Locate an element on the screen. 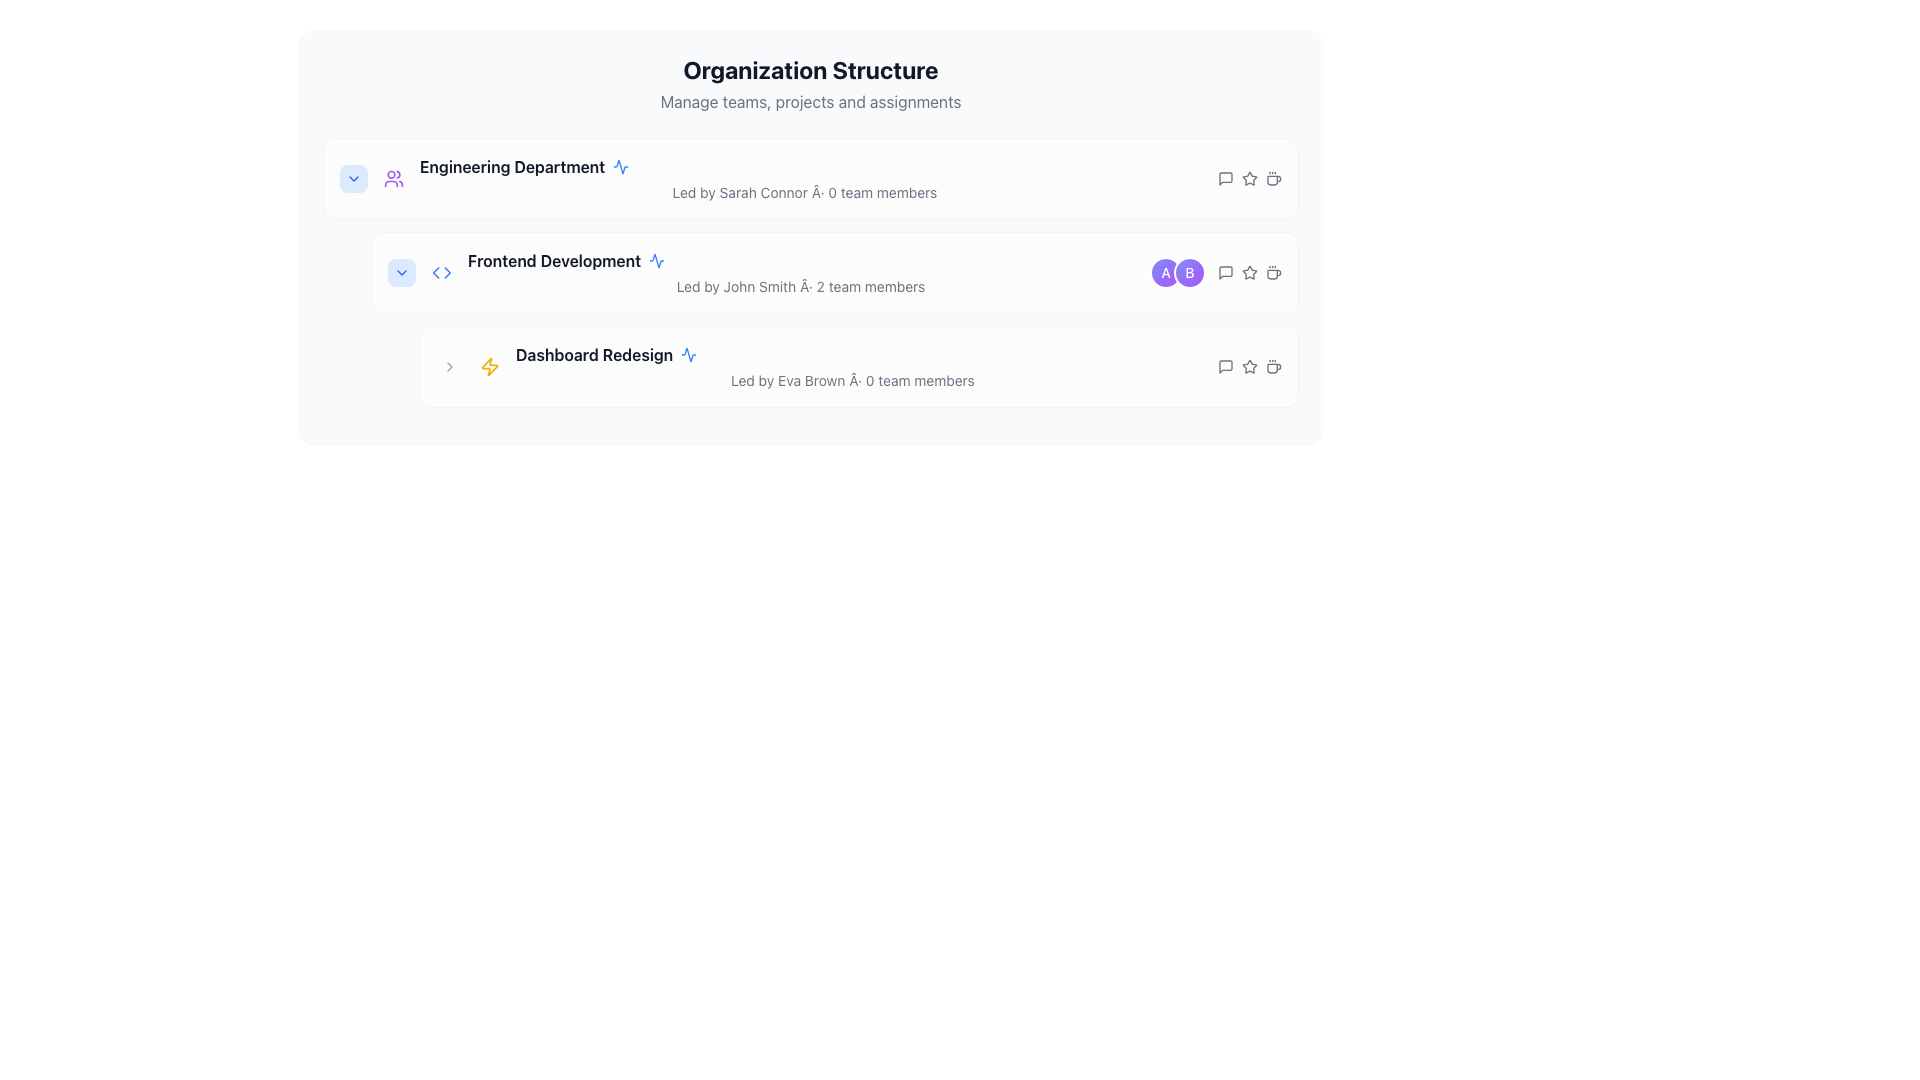 The width and height of the screenshot is (1920, 1080). the star-shaped icon with a hollow center, which is the third icon from the left in a group of horizontally aligned icons is located at coordinates (1248, 273).